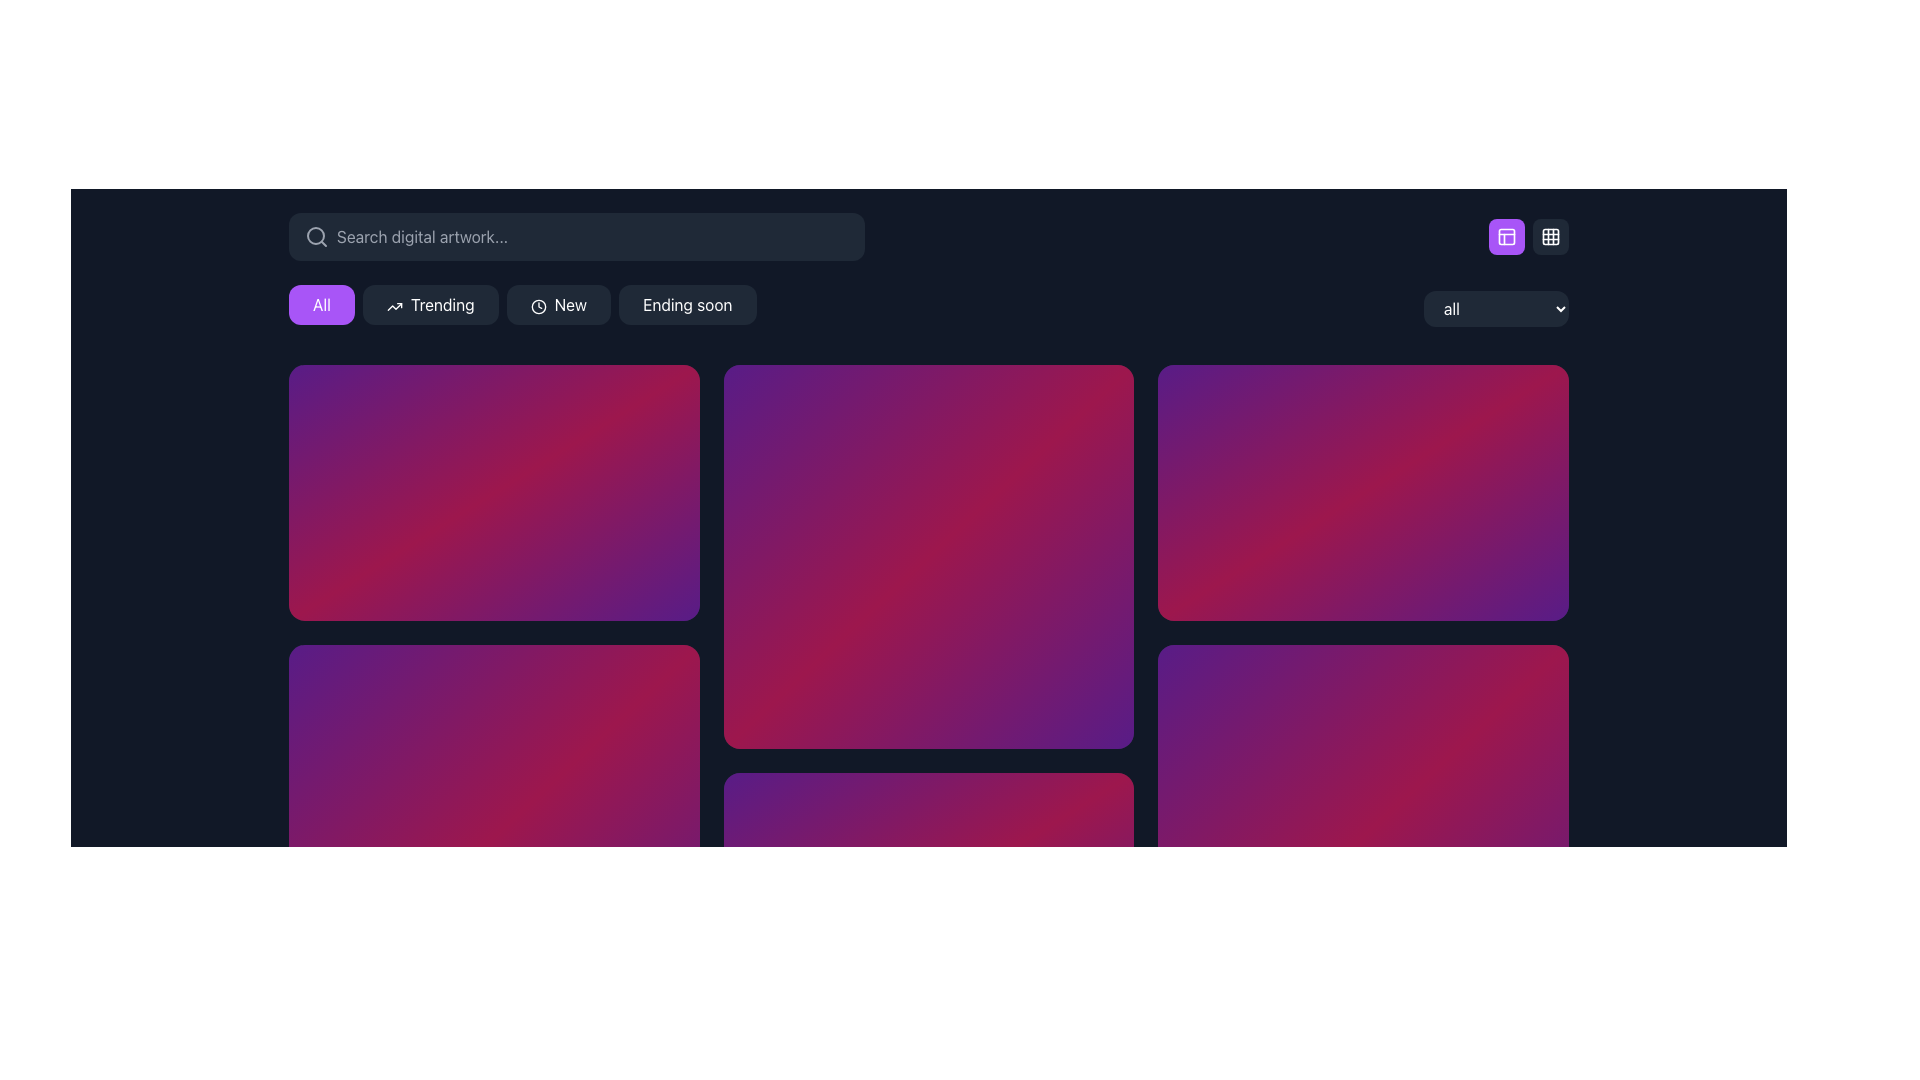 The image size is (1920, 1080). Describe the element at coordinates (1549, 235) in the screenshot. I see `the graphical grid layout icon located at the top-right corner of the interface` at that location.